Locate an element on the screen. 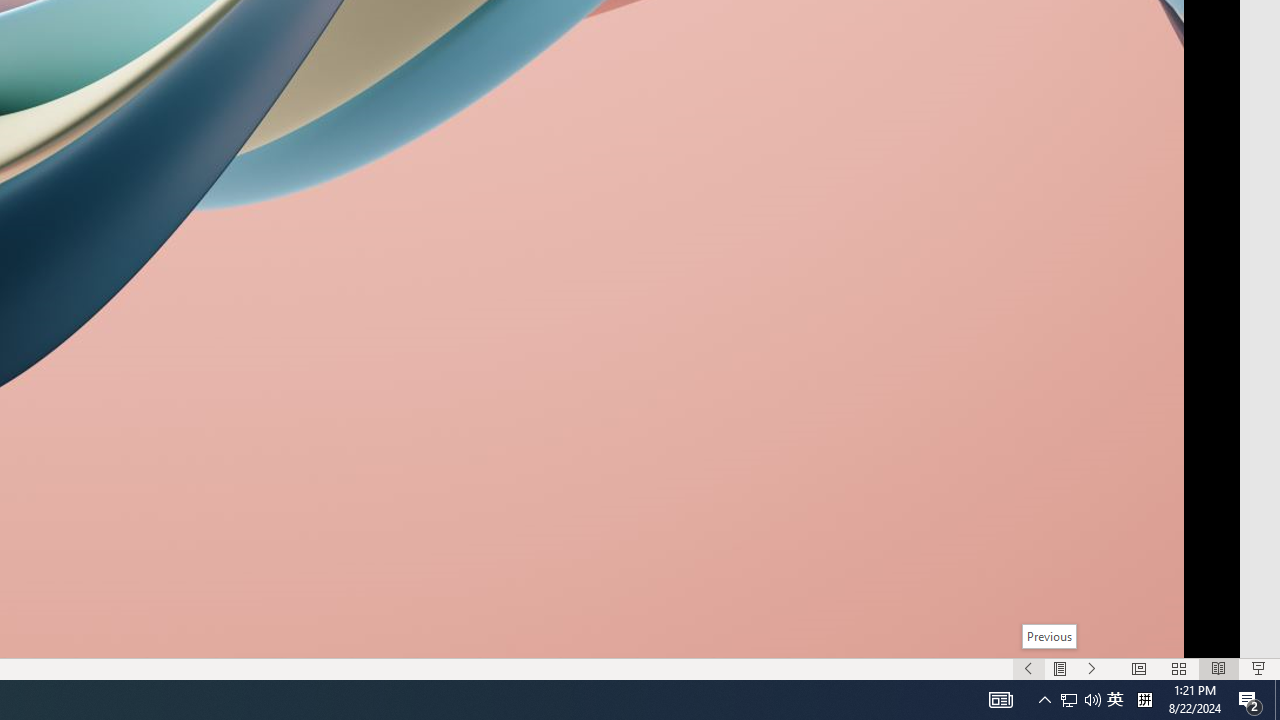 The image size is (1280, 720). 'Slide Show Next On' is located at coordinates (1091, 669).